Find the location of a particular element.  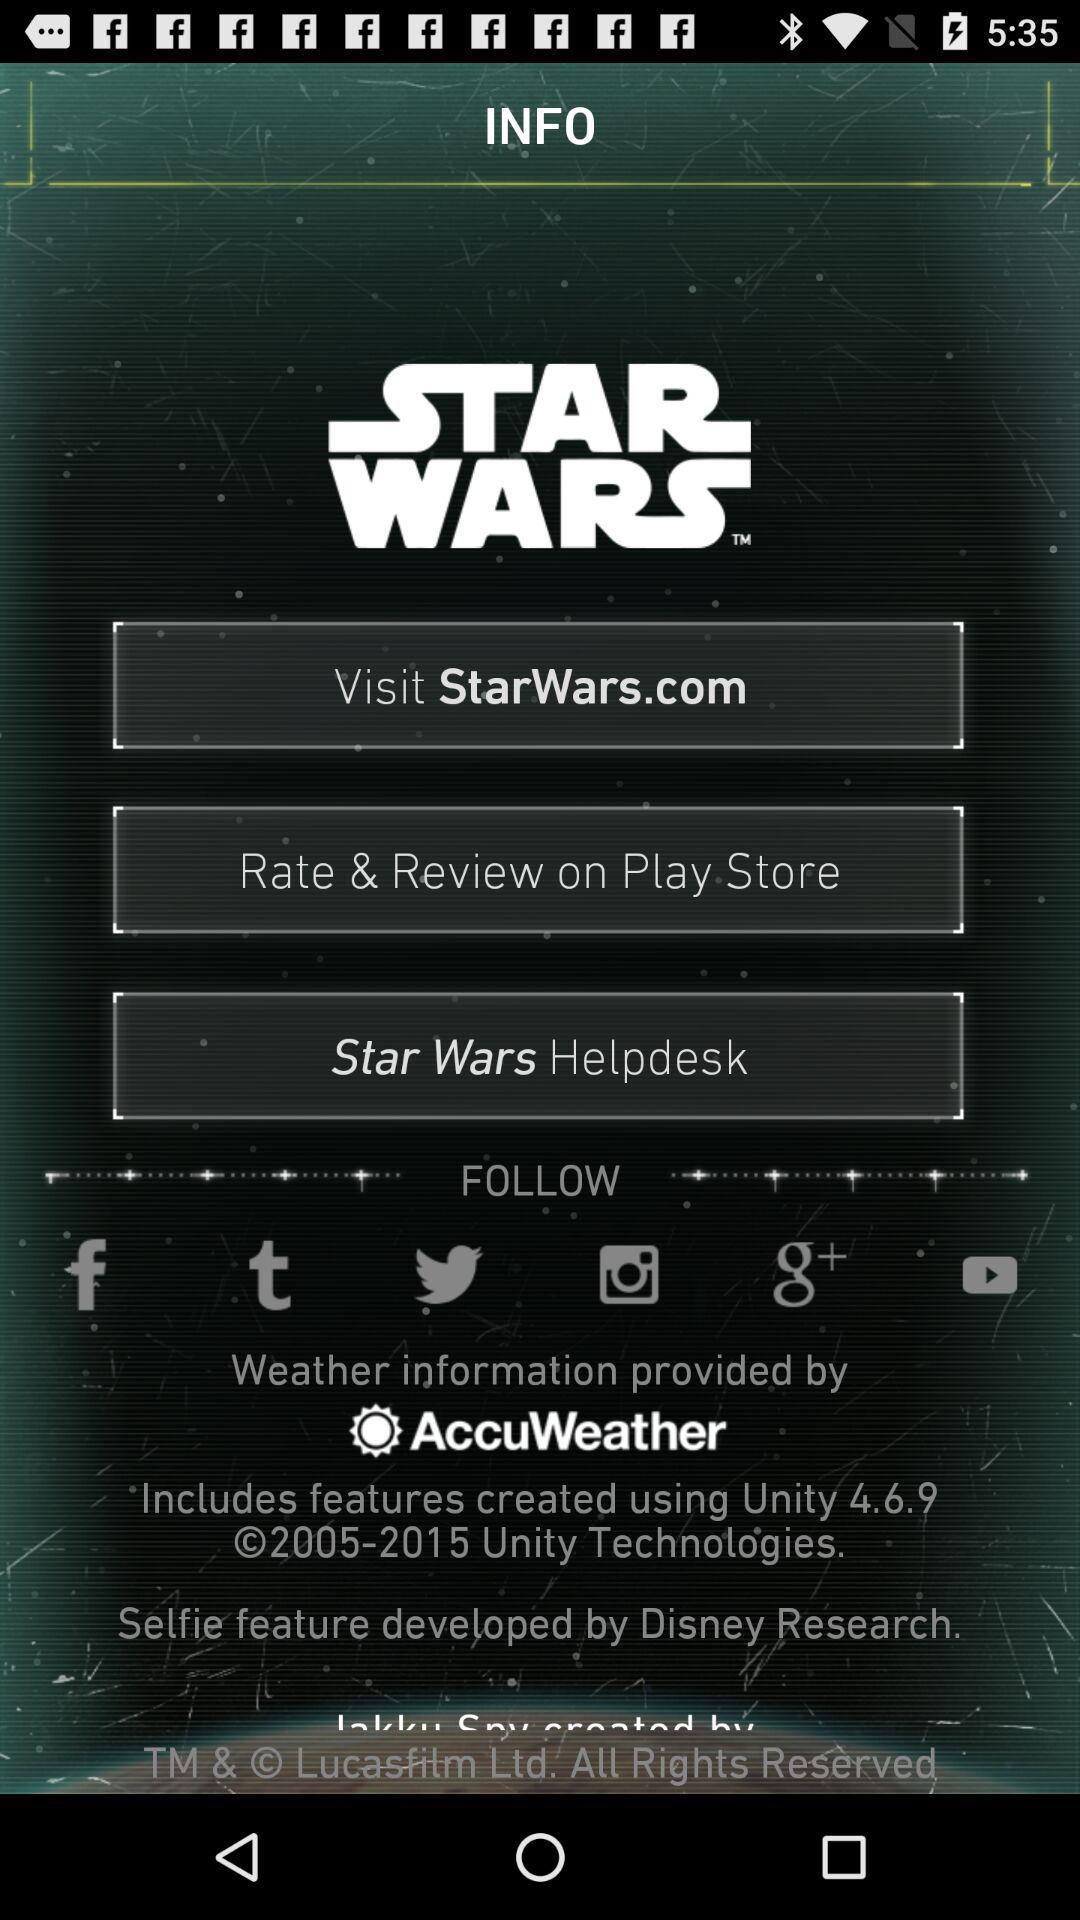

the twitter icon is located at coordinates (450, 1362).